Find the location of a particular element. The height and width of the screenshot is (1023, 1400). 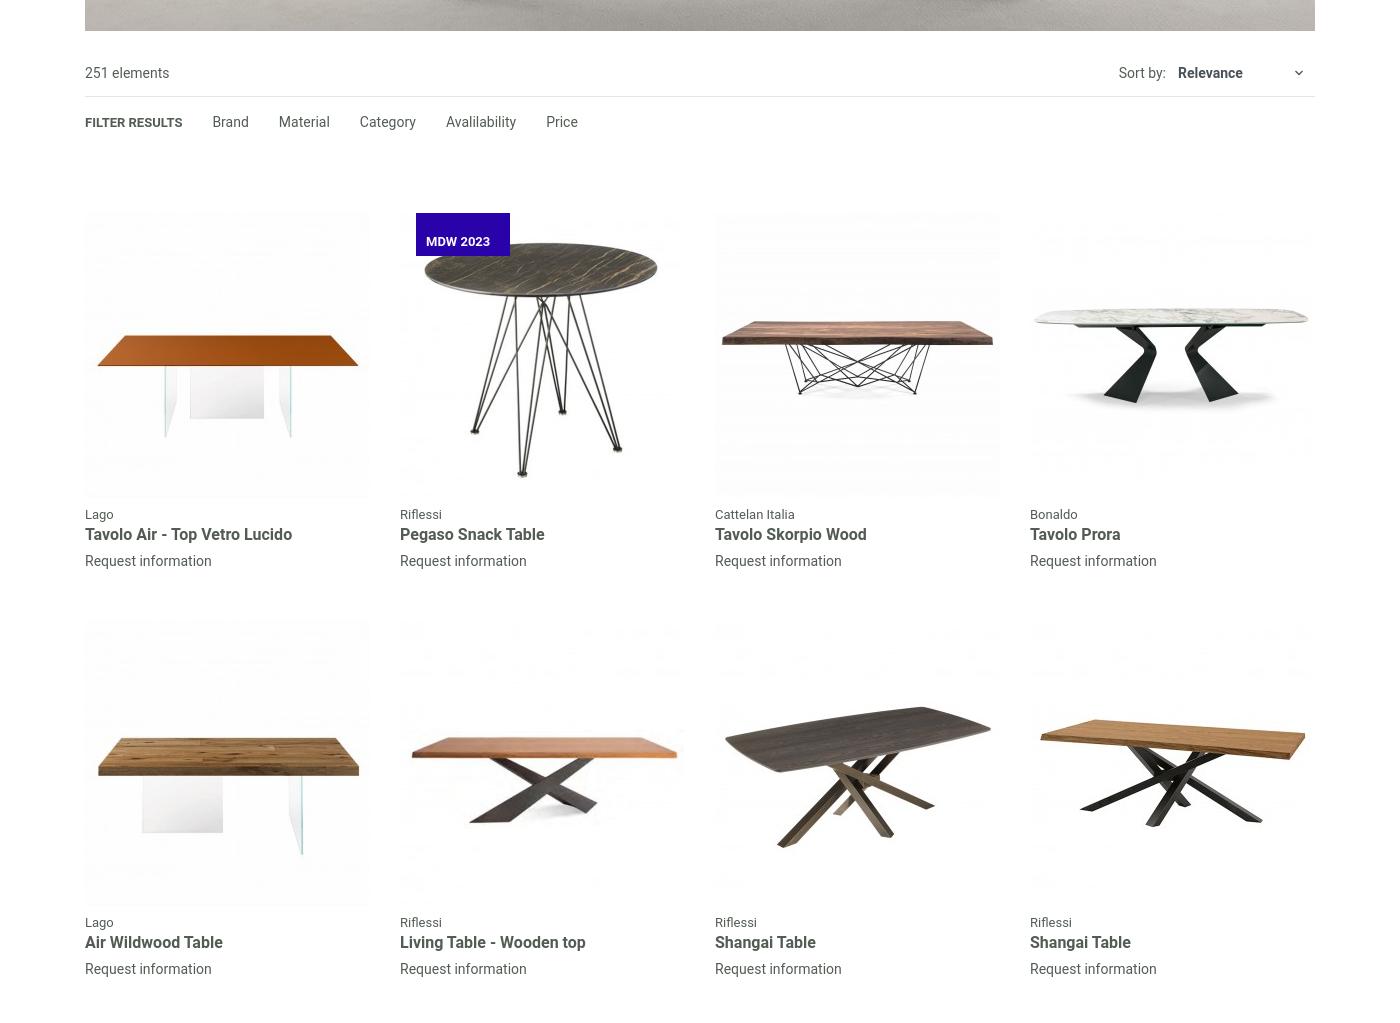

'Cattelan Italia' is located at coordinates (754, 512).